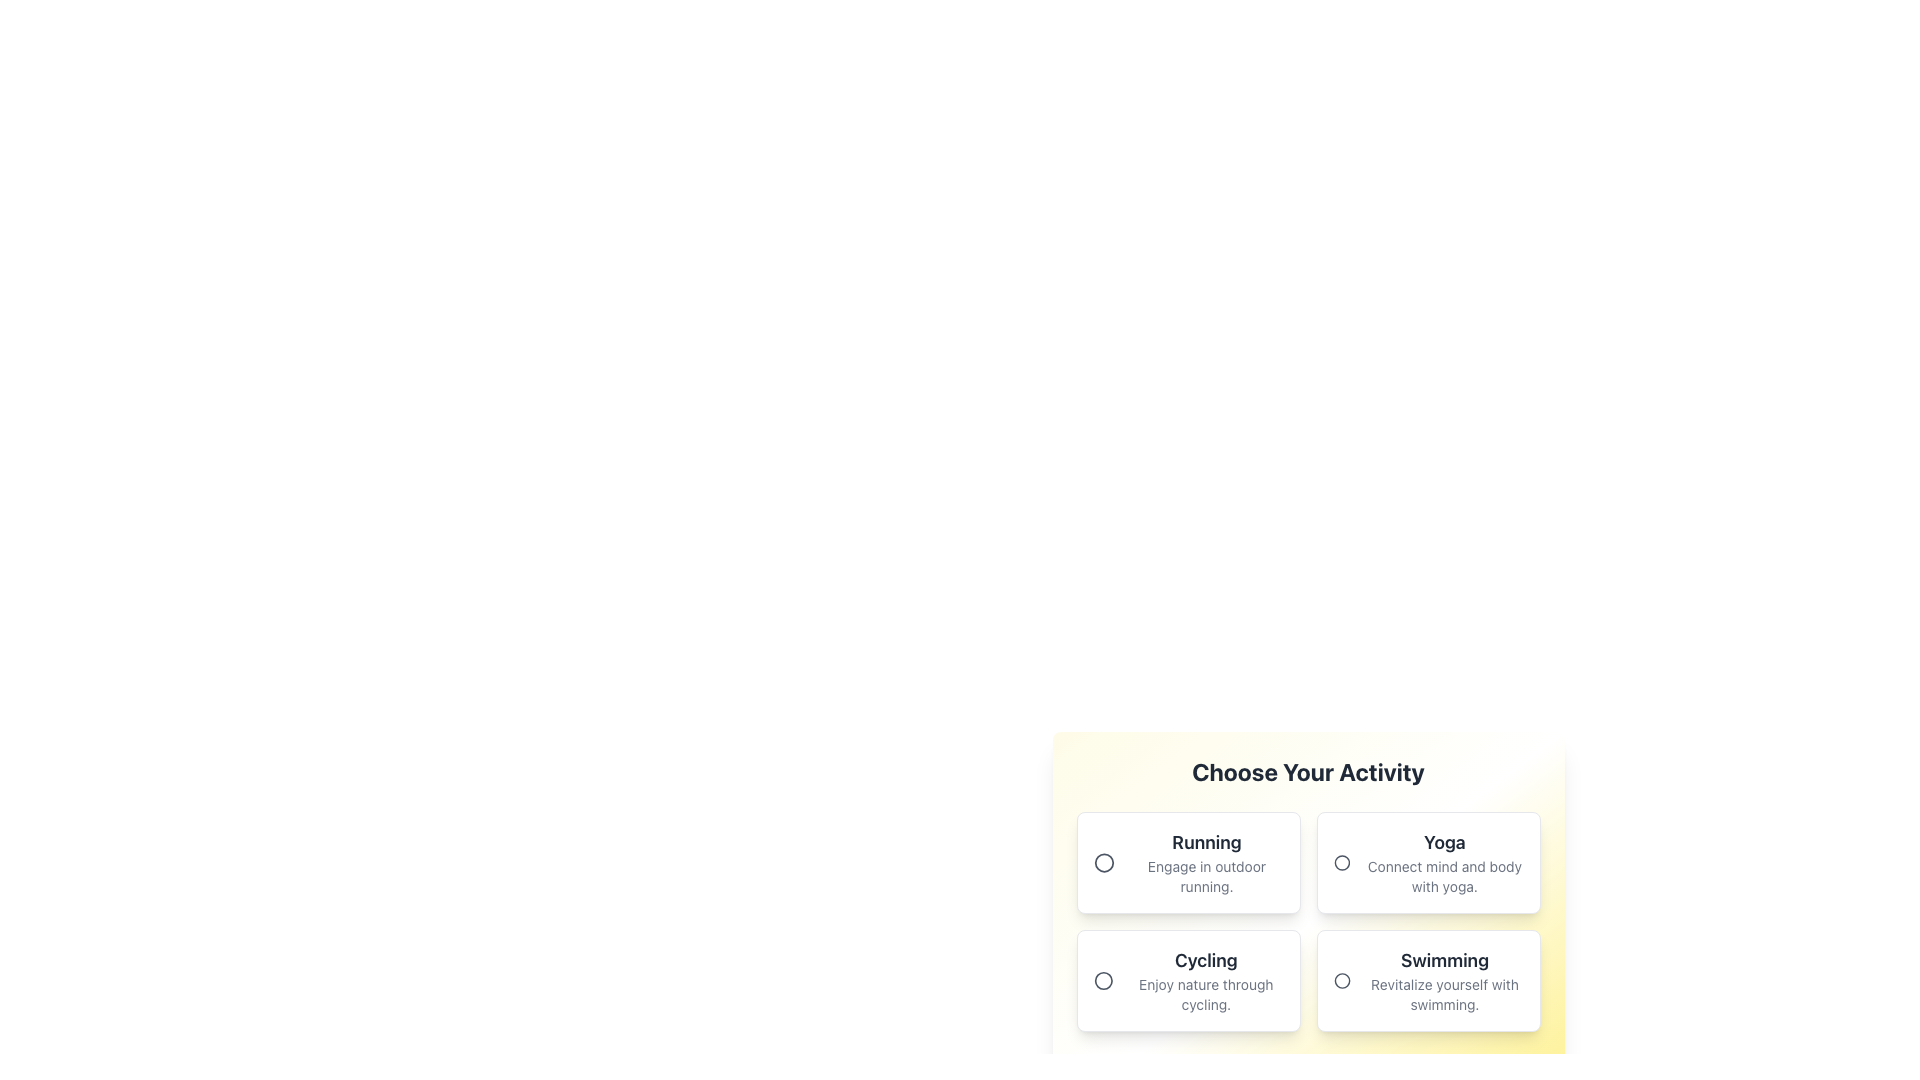 This screenshot has width=1920, height=1080. I want to click on the circular radio button styled as an icon with a solid gray center located within the 'Running' card in the top-left corner of the grid, so click(1103, 862).